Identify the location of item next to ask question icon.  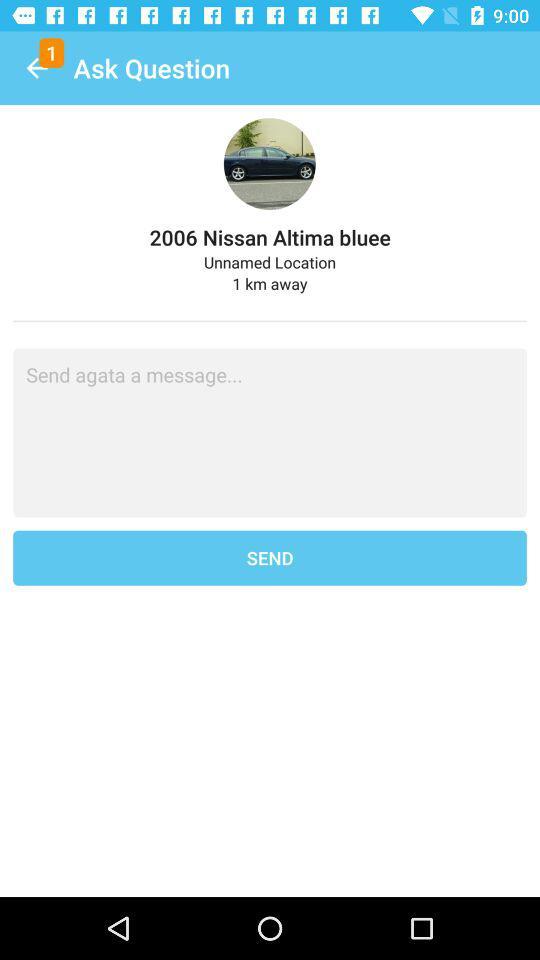
(36, 68).